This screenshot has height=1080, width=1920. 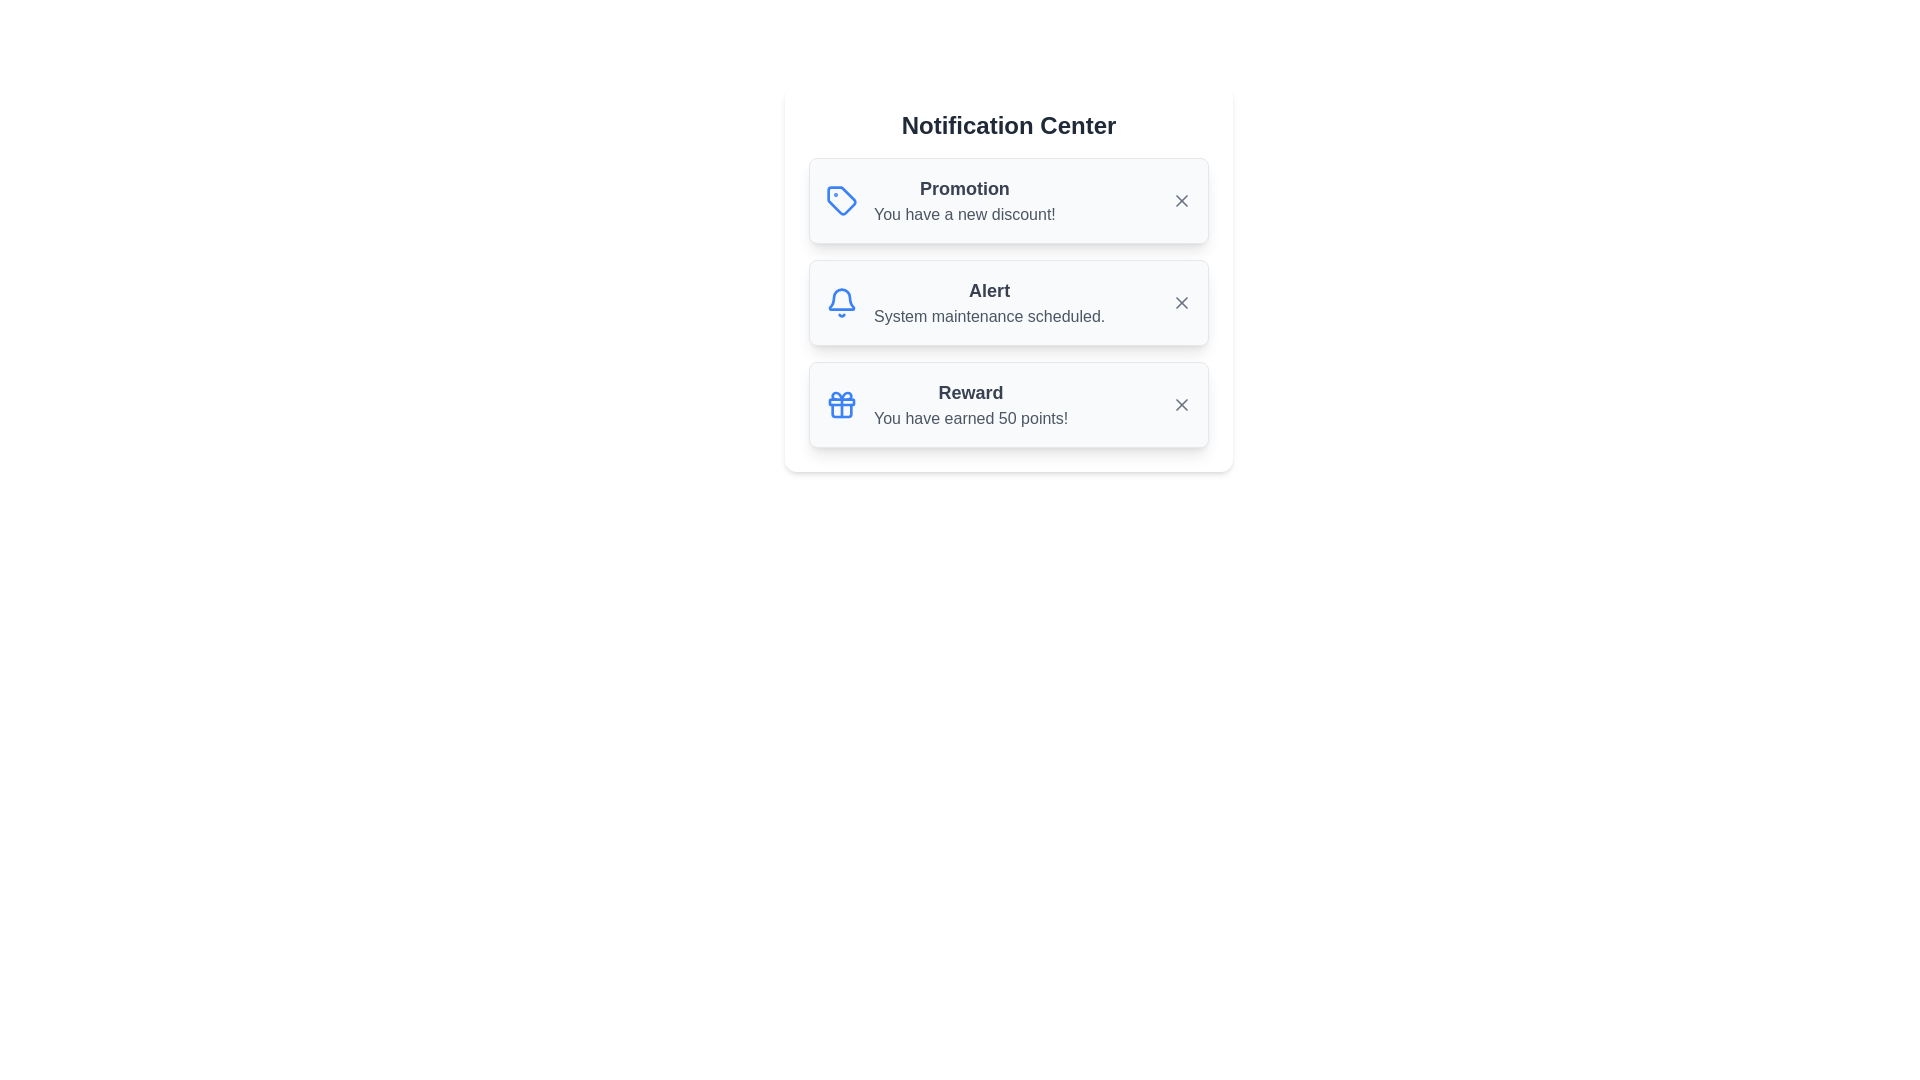 I want to click on the text label that reads 'You have earned 50 points!' styled in medium gray color, located below the heading 'Reward' in the notification card, so click(x=971, y=418).